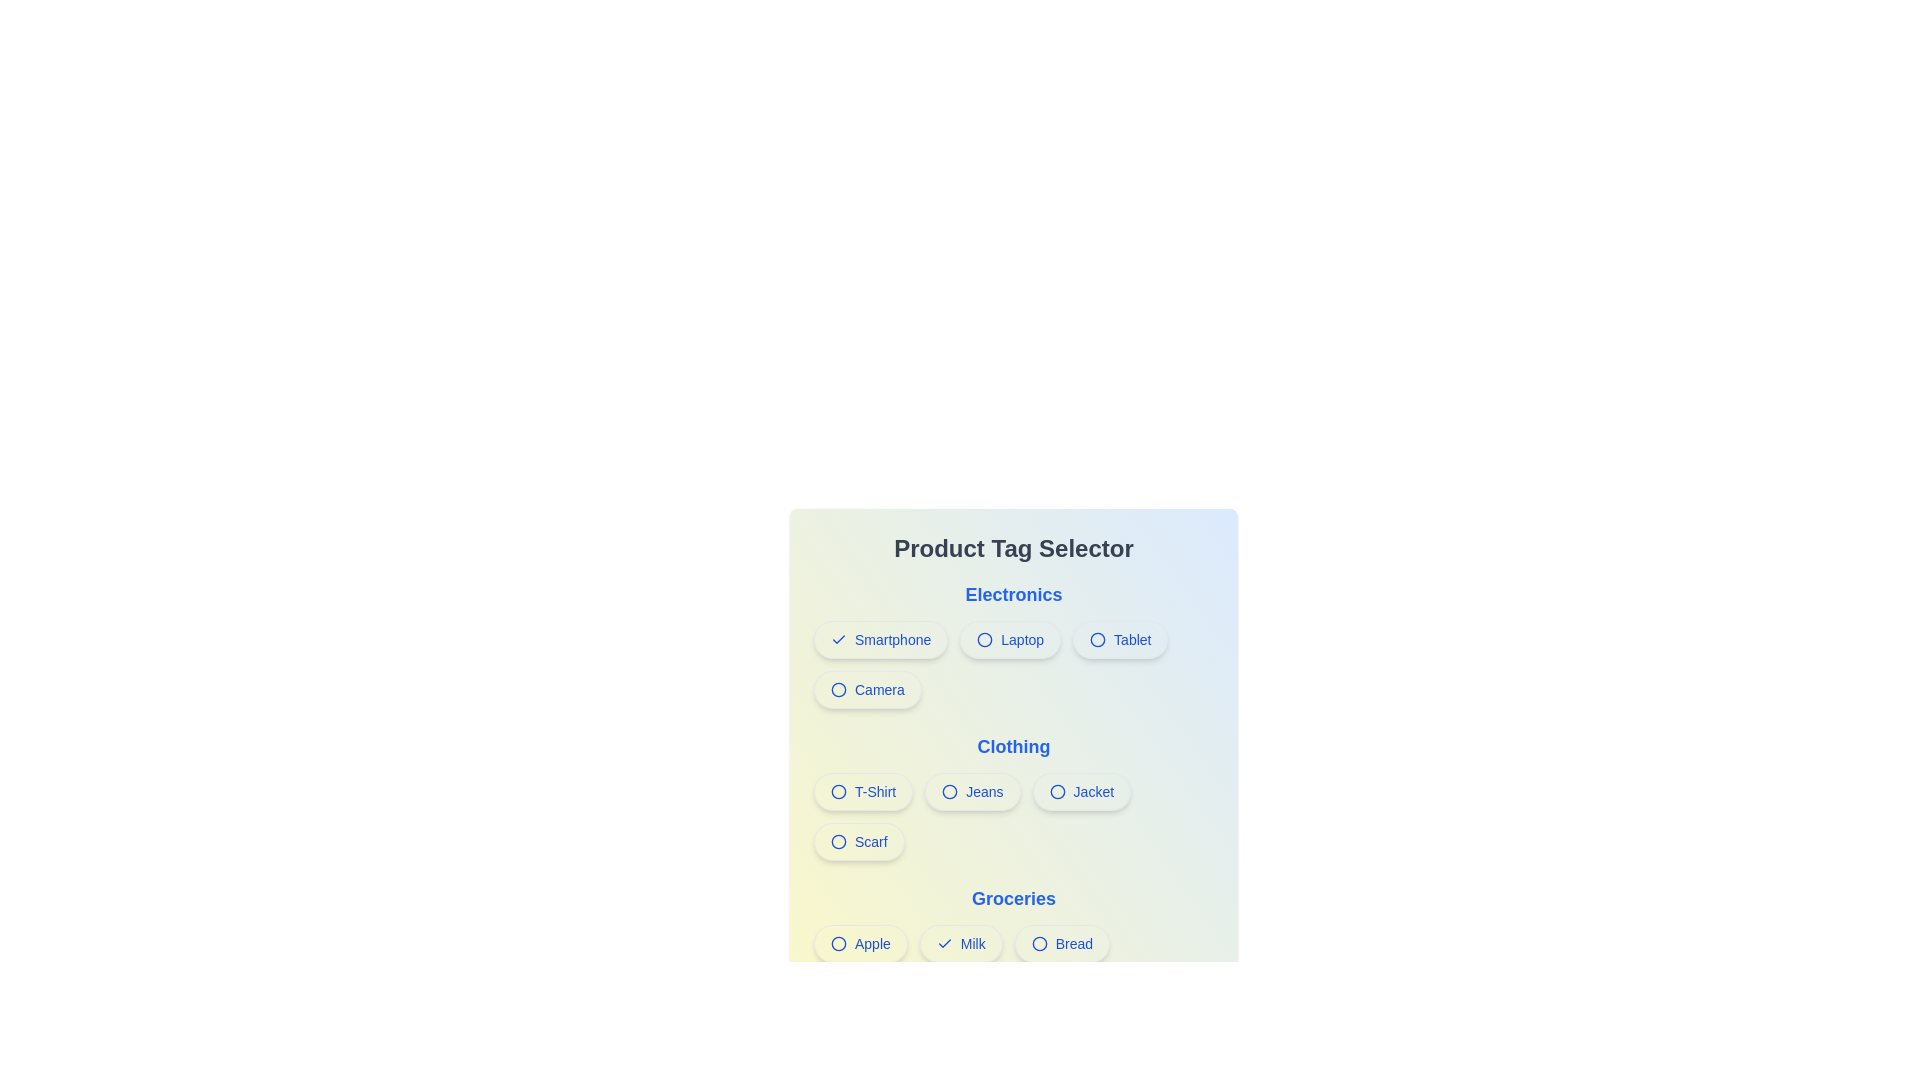 The image size is (1920, 1080). What do you see at coordinates (985, 640) in the screenshot?
I see `the circular graphical element representing the selection status of the 'Laptop' option in the 'Electronics' section` at bounding box center [985, 640].